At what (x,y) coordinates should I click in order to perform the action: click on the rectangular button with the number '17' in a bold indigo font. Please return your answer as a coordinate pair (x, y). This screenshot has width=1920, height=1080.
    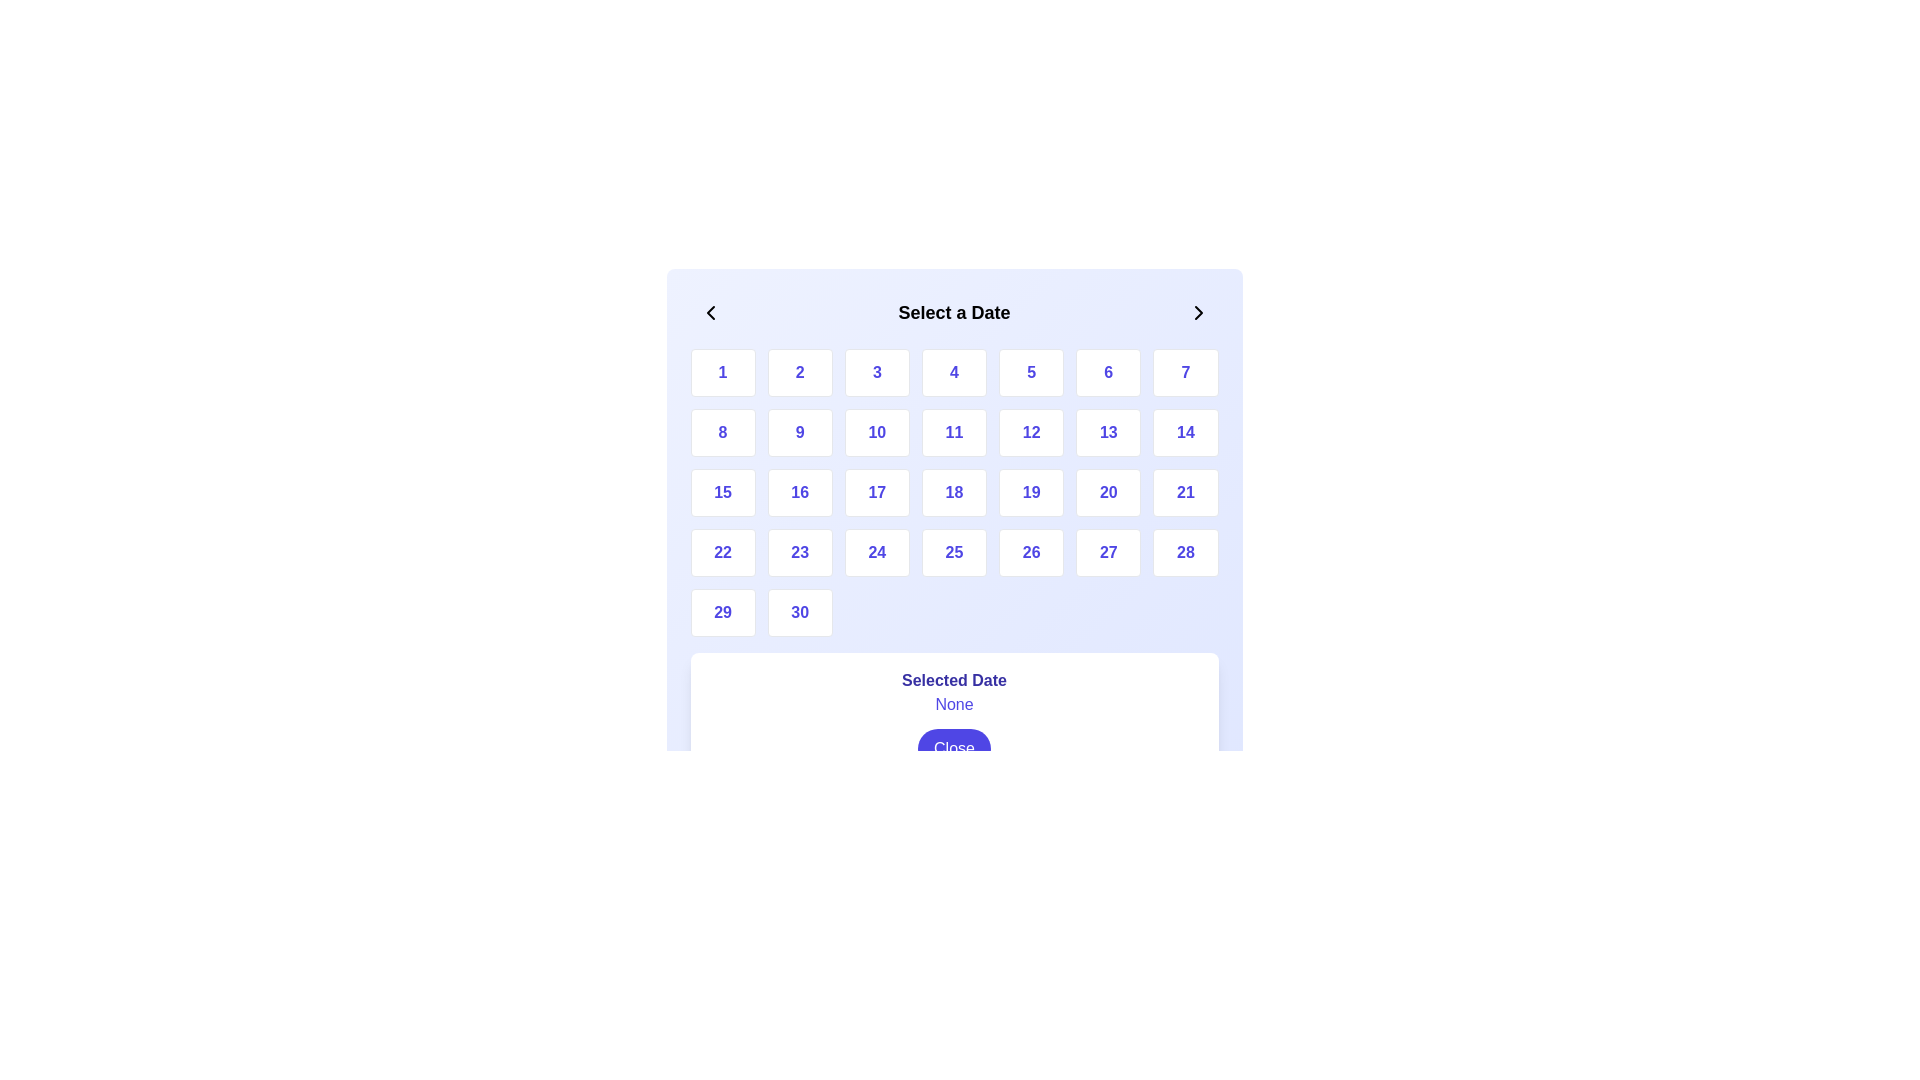
    Looking at the image, I should click on (877, 493).